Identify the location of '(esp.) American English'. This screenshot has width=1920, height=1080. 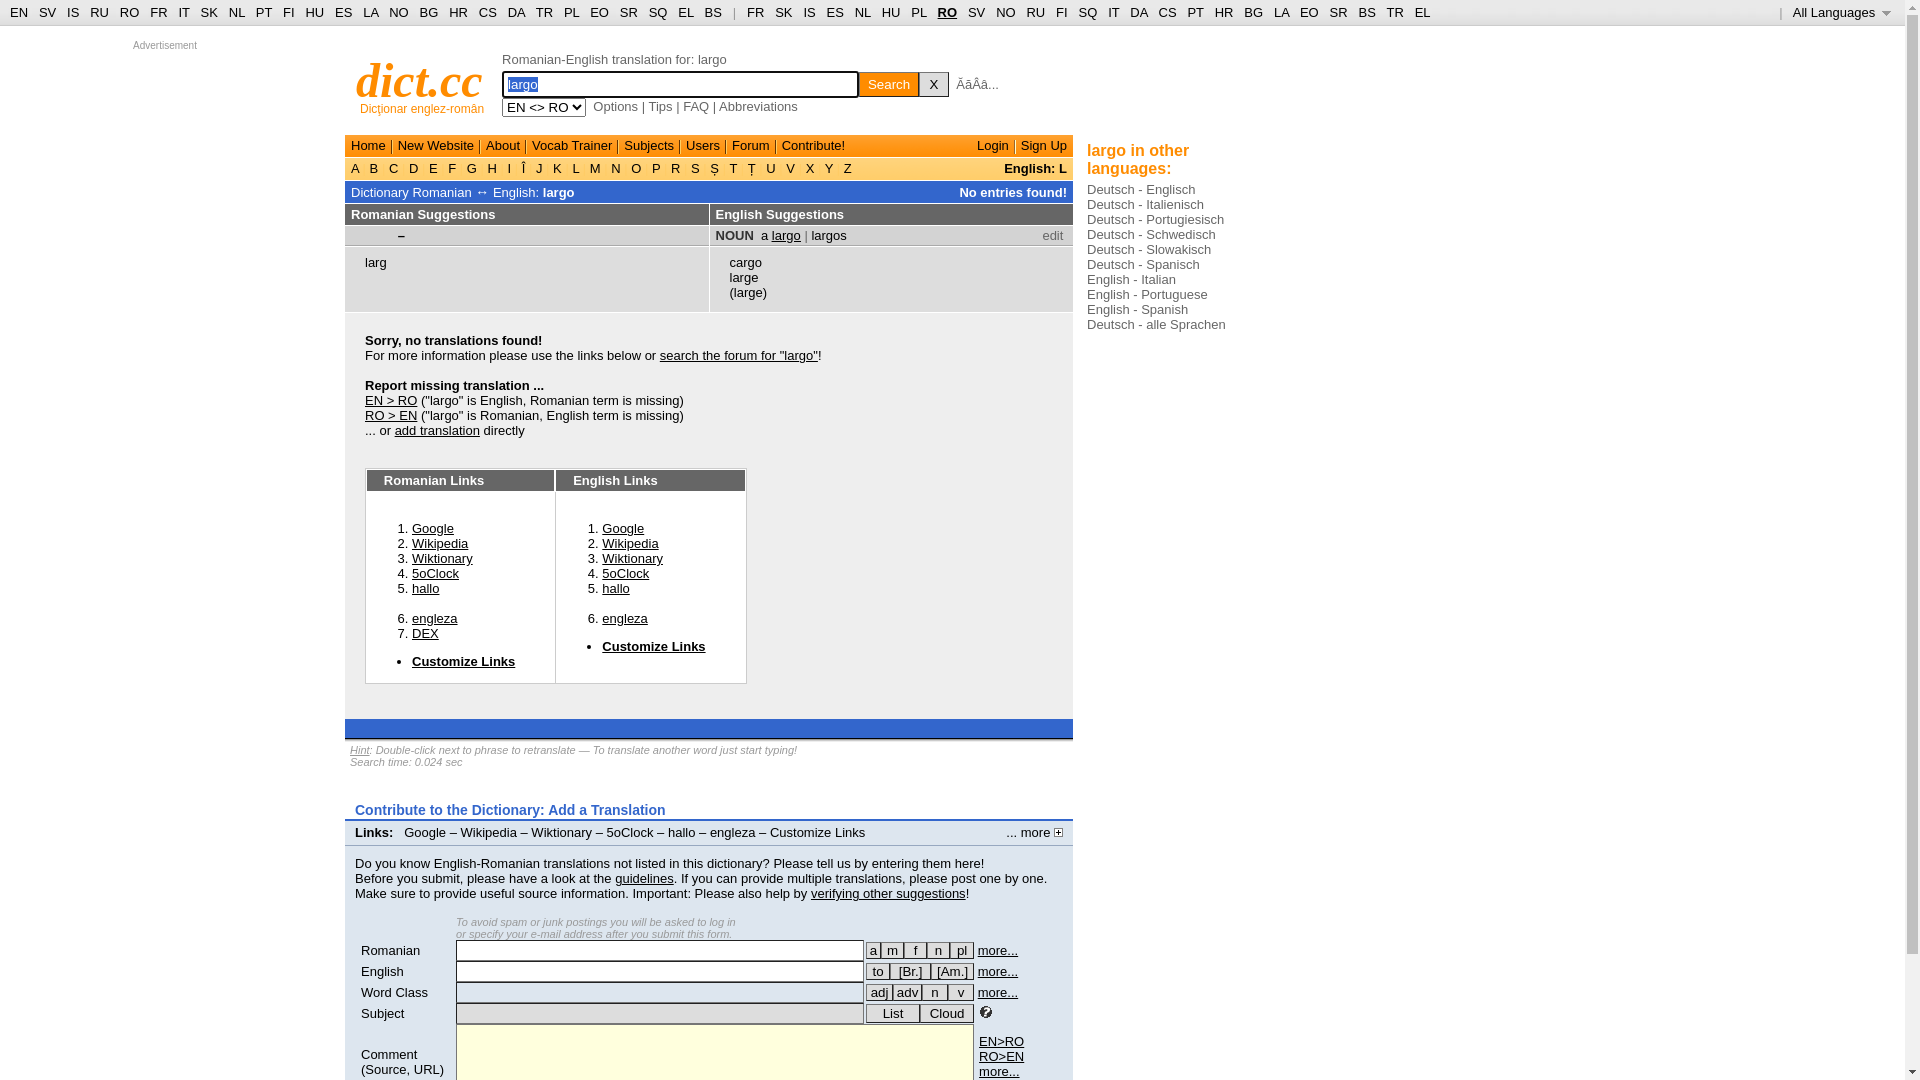
(951, 970).